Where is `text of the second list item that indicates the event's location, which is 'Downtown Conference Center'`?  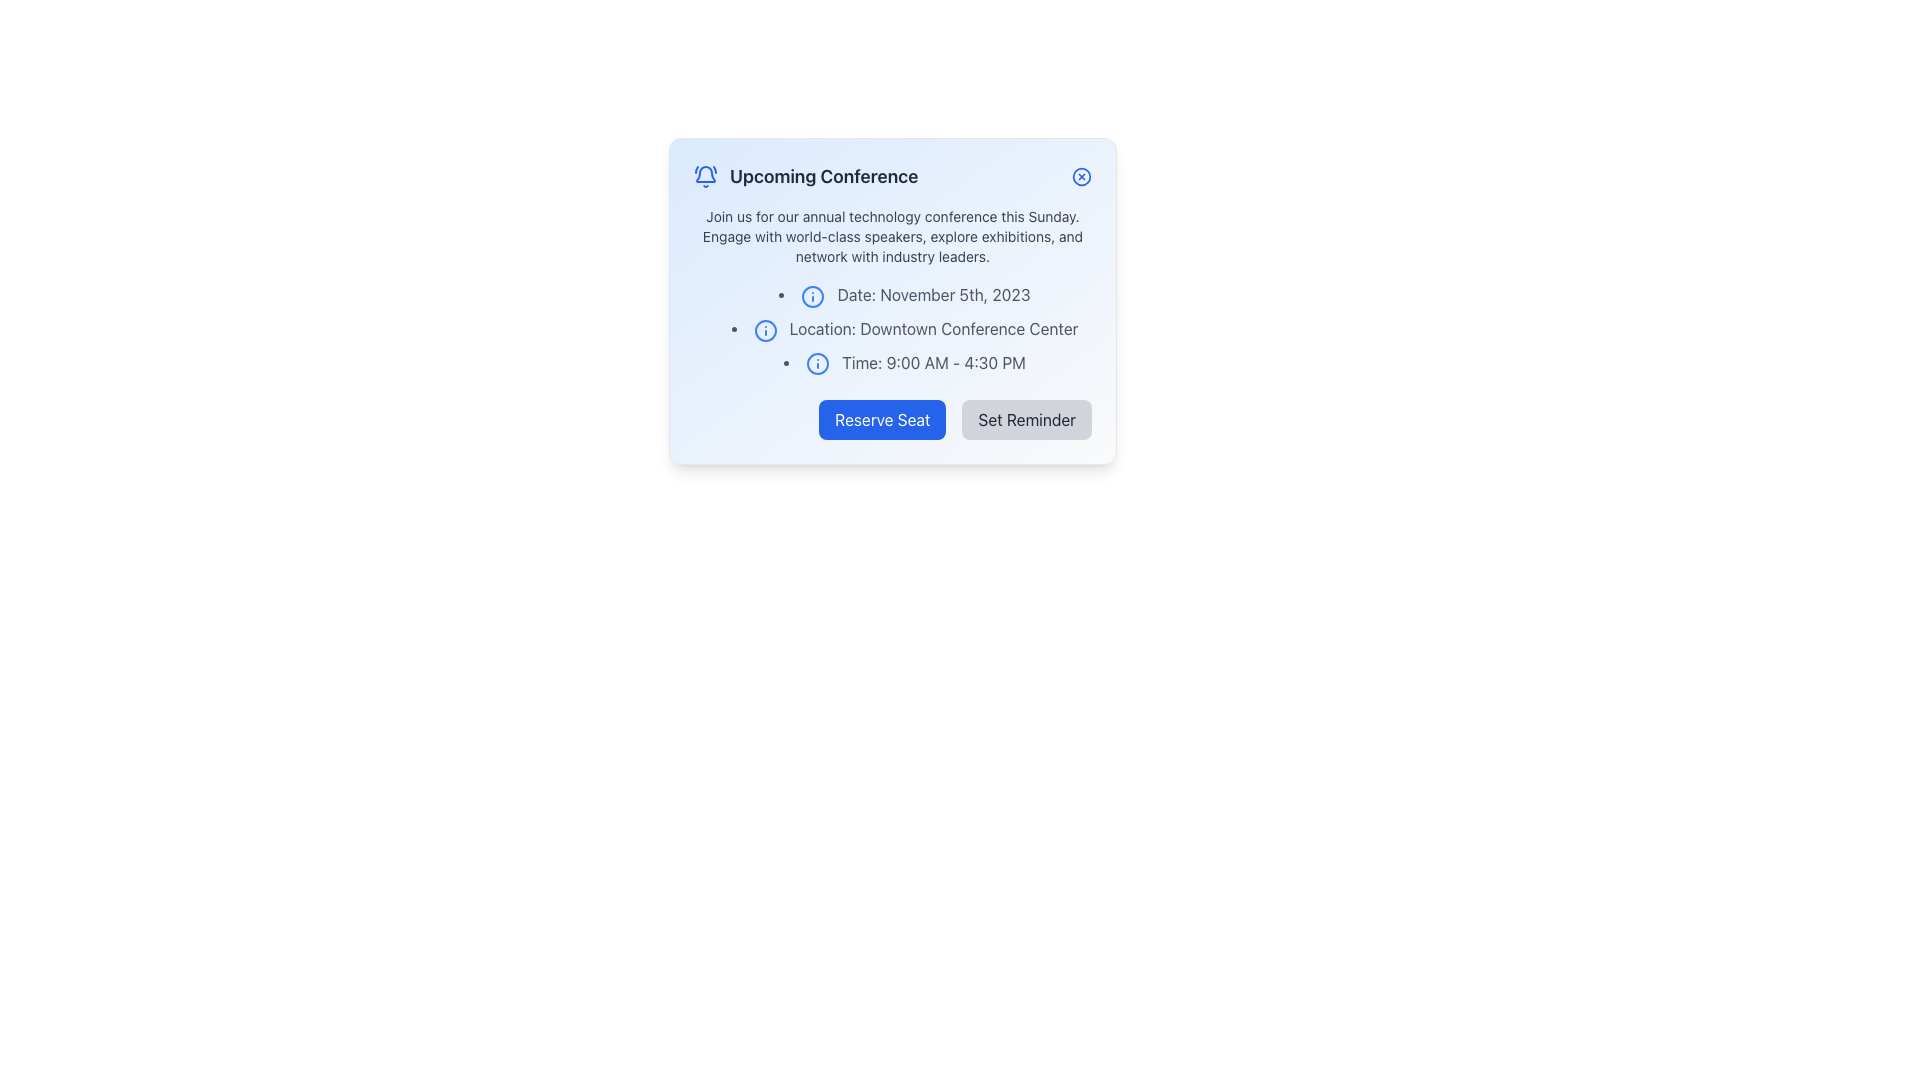 text of the second list item that indicates the event's location, which is 'Downtown Conference Center' is located at coordinates (891, 327).